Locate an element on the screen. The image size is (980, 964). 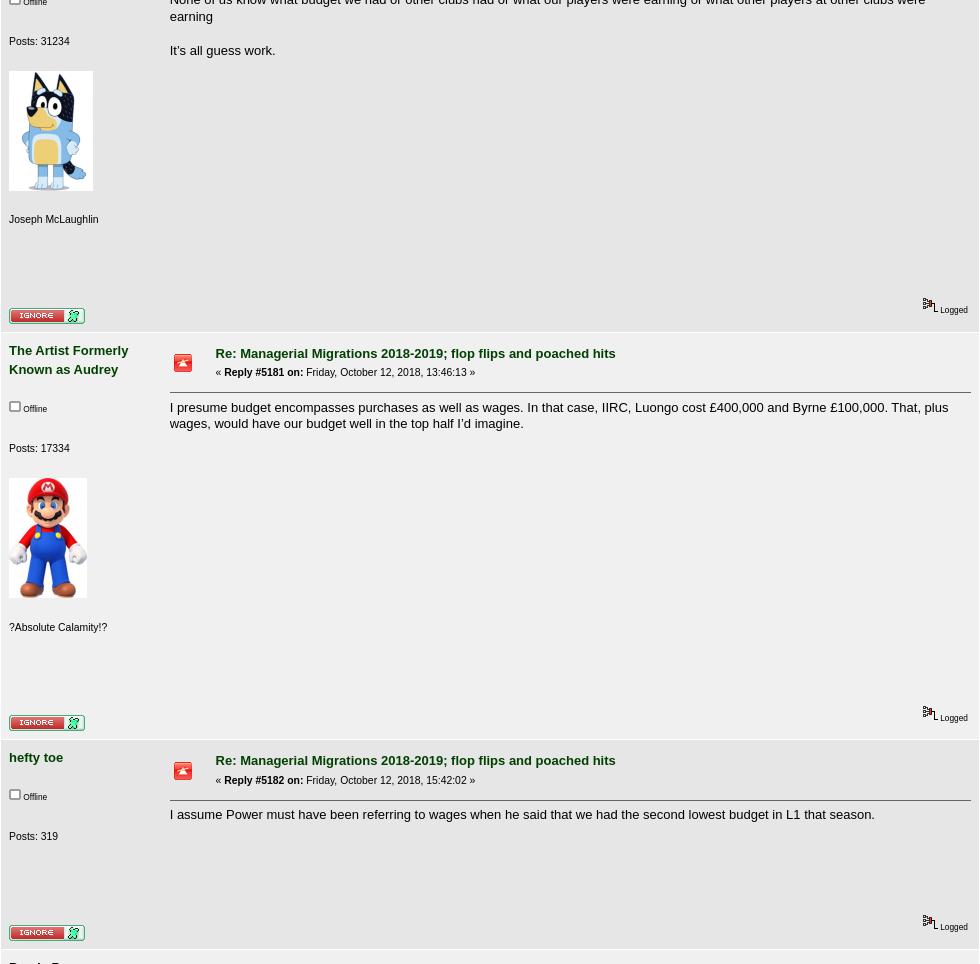
'Joseph McLaughlin' is located at coordinates (53, 219).